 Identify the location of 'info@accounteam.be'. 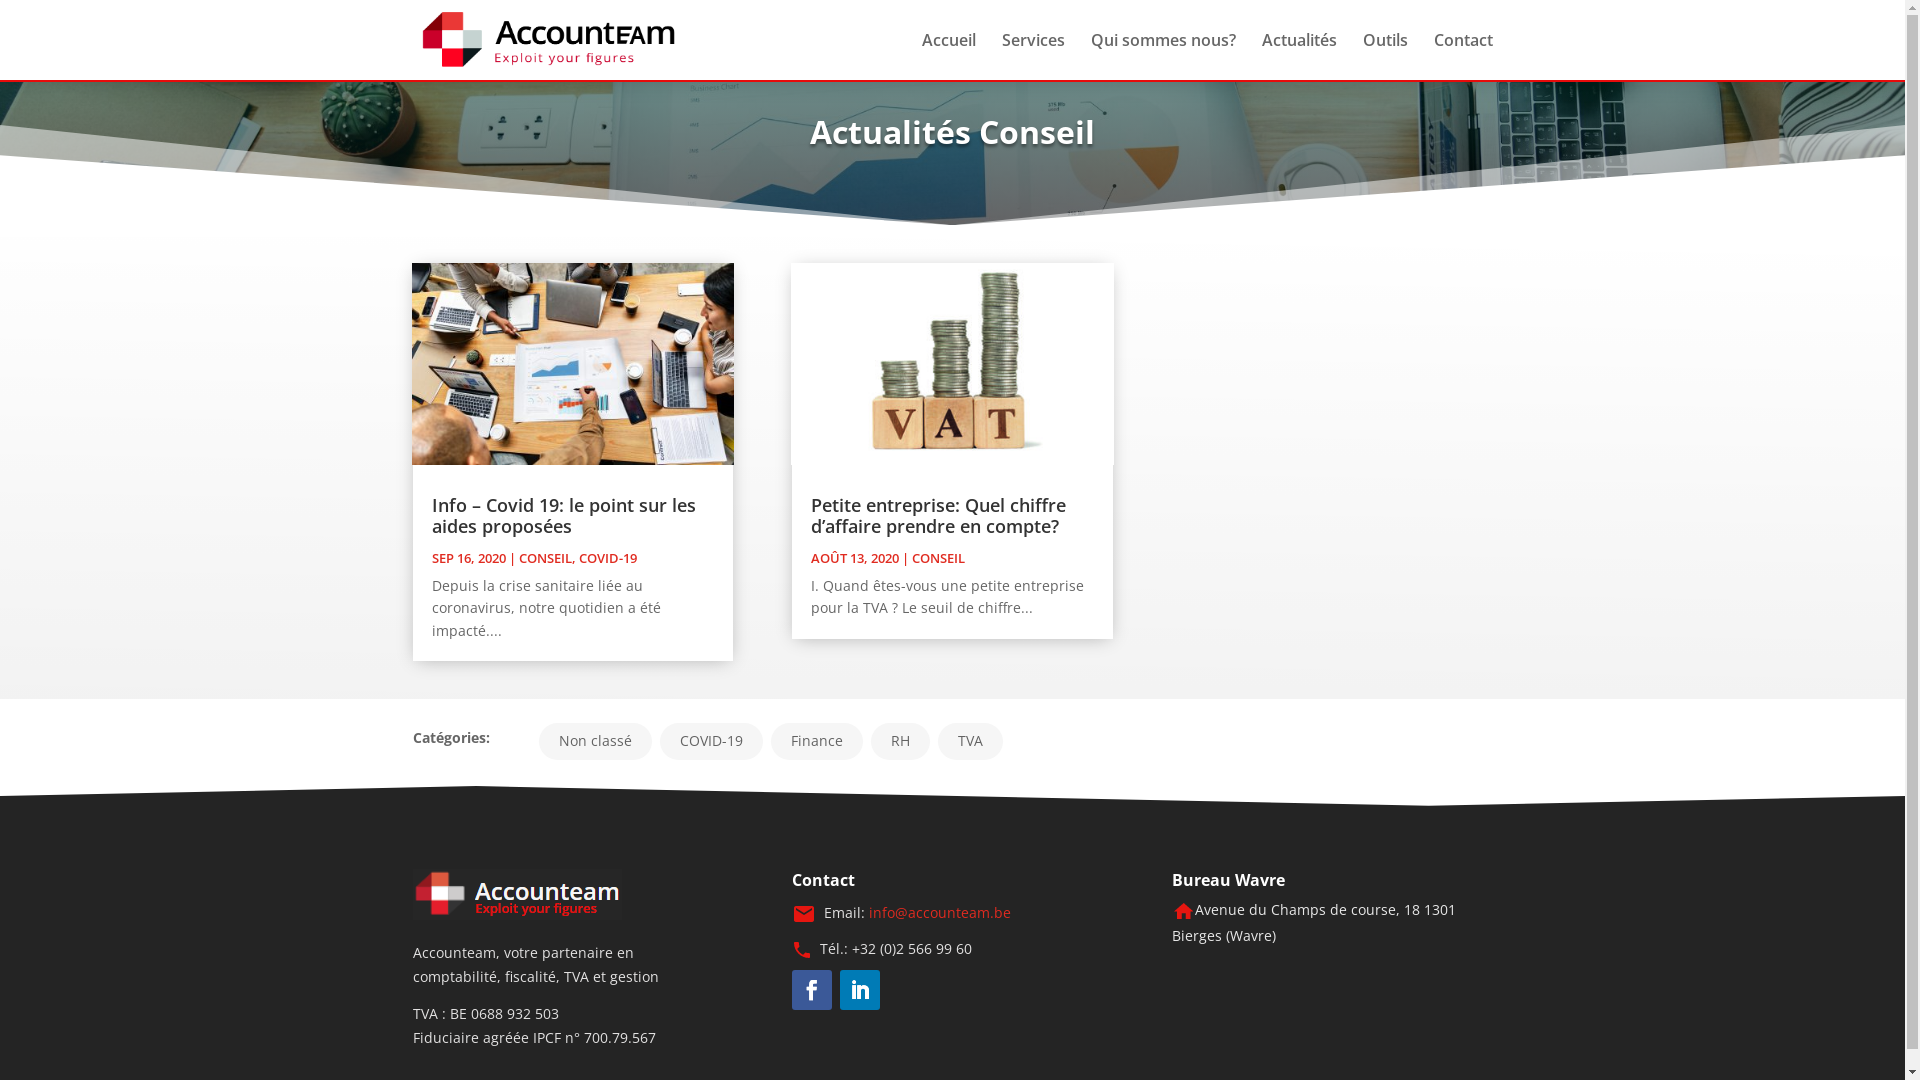
(939, 912).